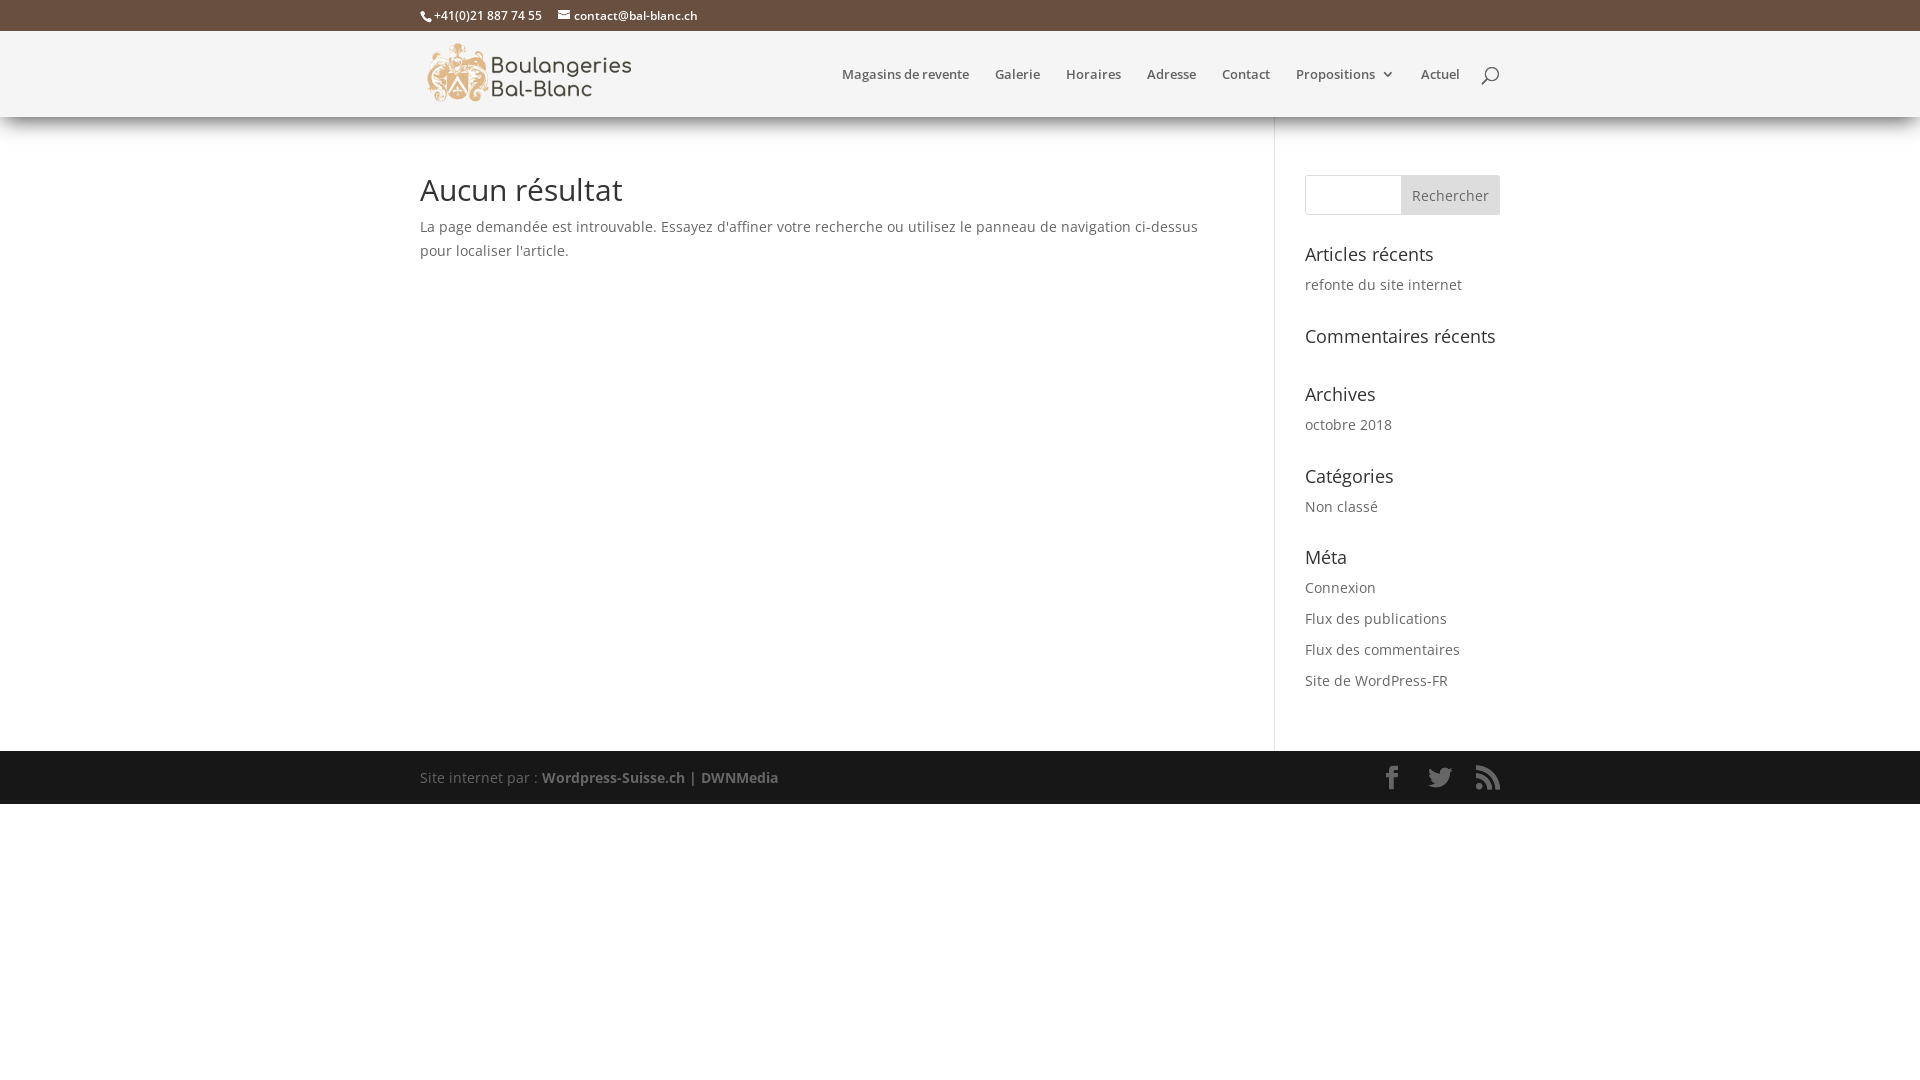 This screenshot has width=1920, height=1080. What do you see at coordinates (1375, 617) in the screenshot?
I see `'Flux des publications'` at bounding box center [1375, 617].